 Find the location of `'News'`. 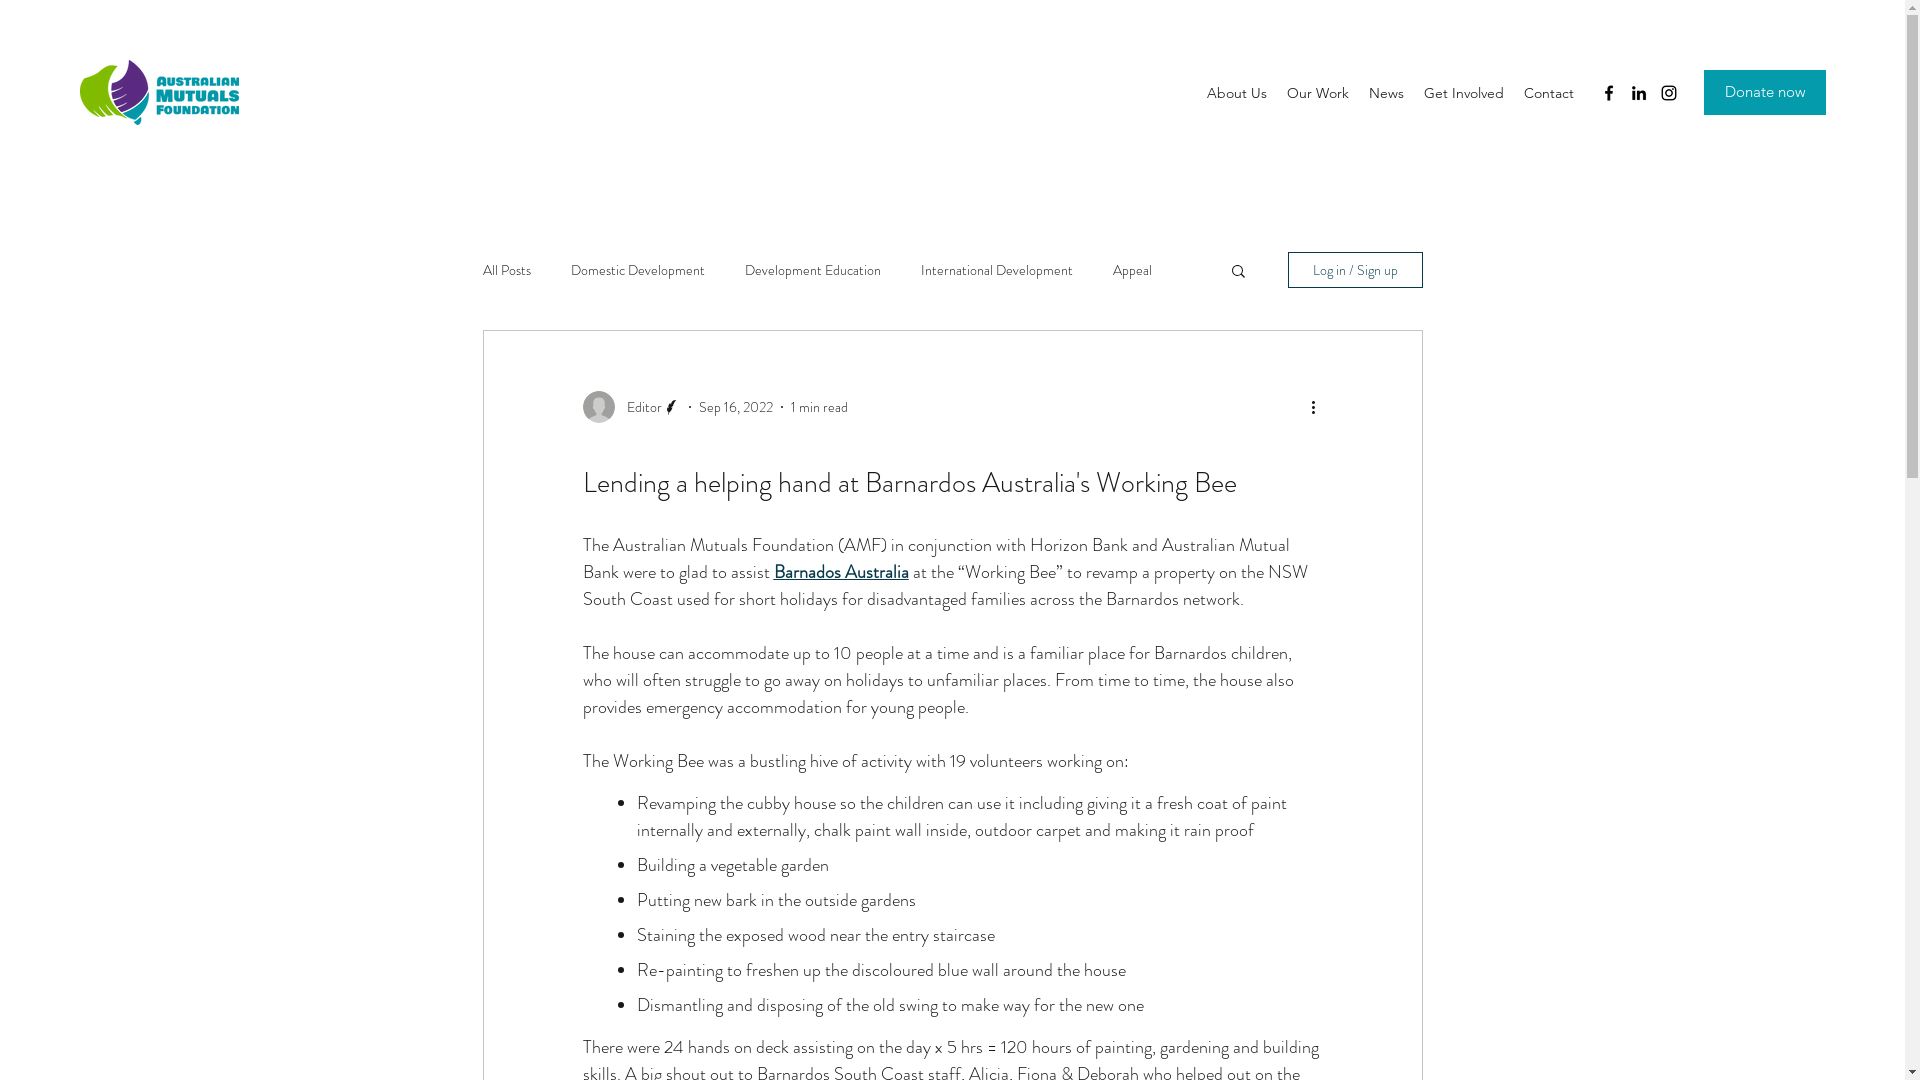

'News' is located at coordinates (1358, 92).